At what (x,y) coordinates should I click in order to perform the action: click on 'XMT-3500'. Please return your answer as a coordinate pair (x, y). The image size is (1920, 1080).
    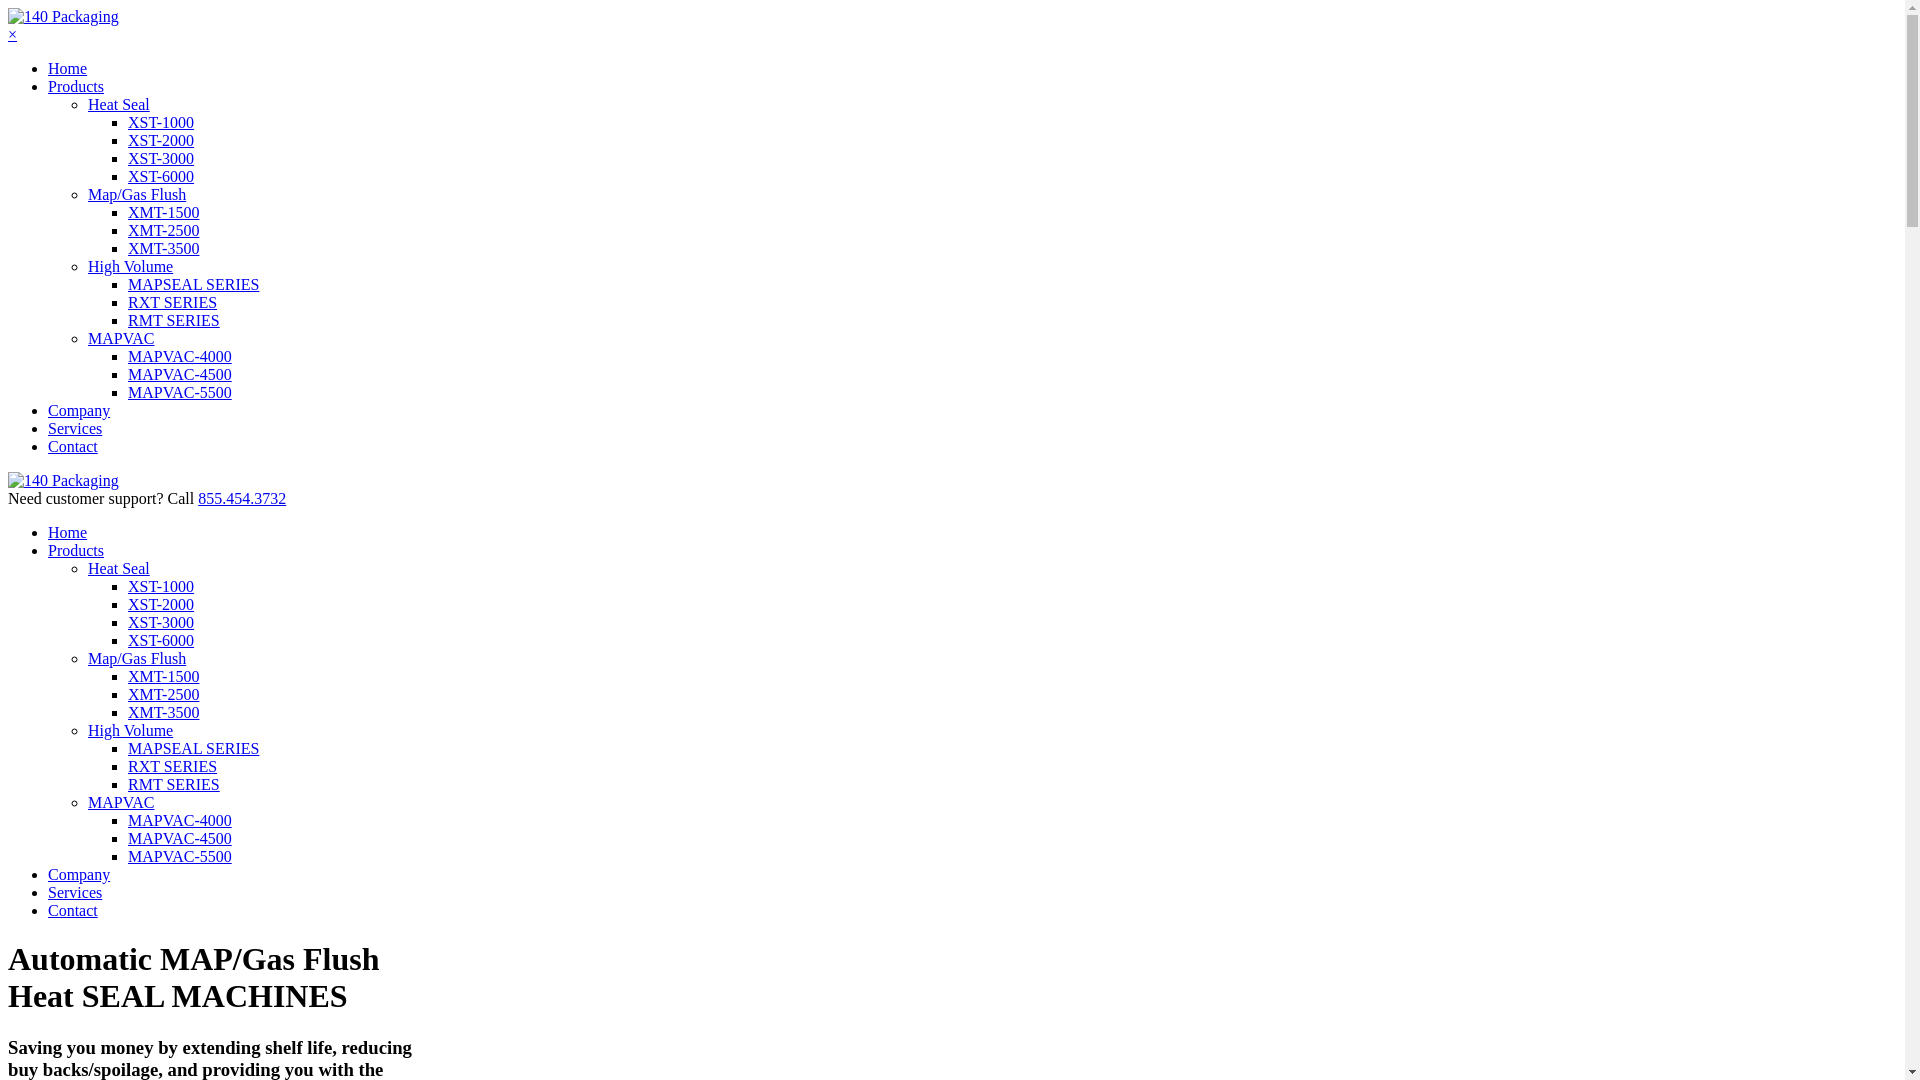
    Looking at the image, I should click on (163, 247).